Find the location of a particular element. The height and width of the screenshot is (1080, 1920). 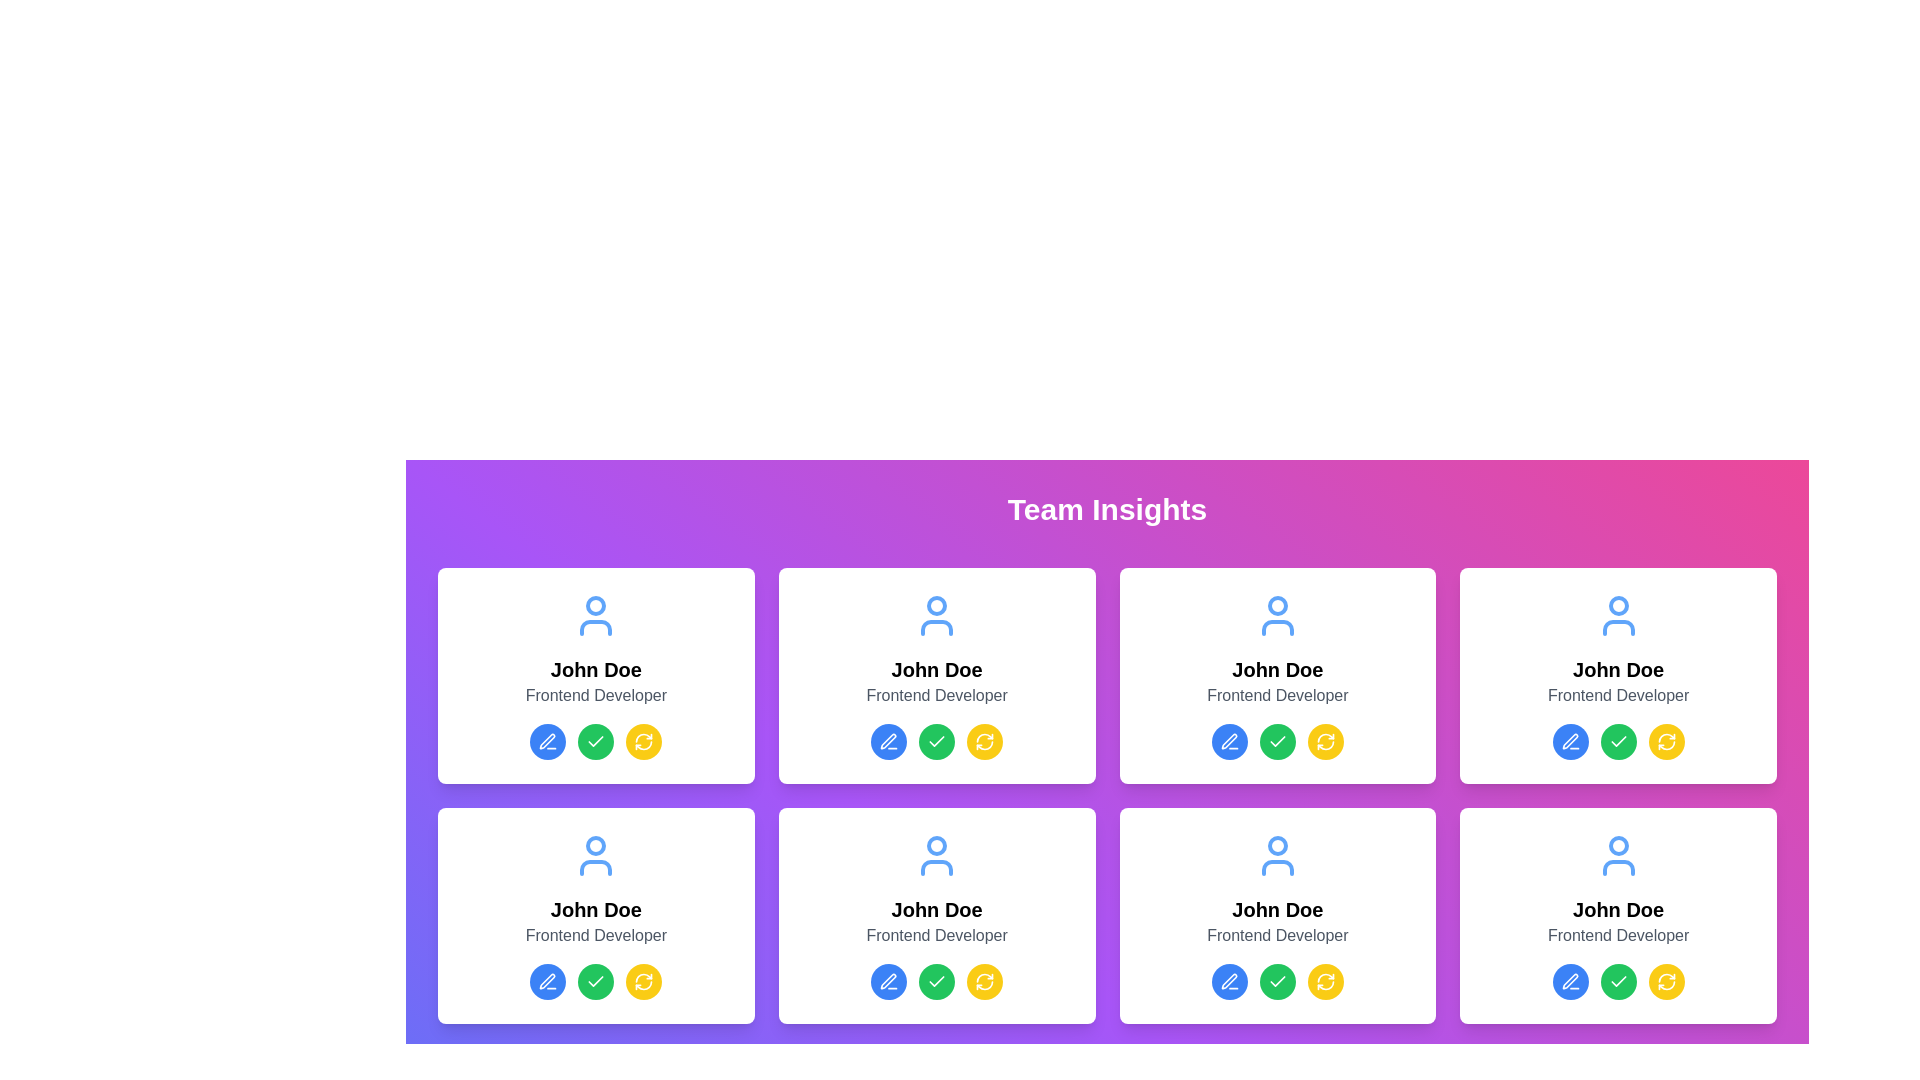

the edit icon located as the first icon in the row of action icons at the bottom of the user profile card is located at coordinates (887, 980).